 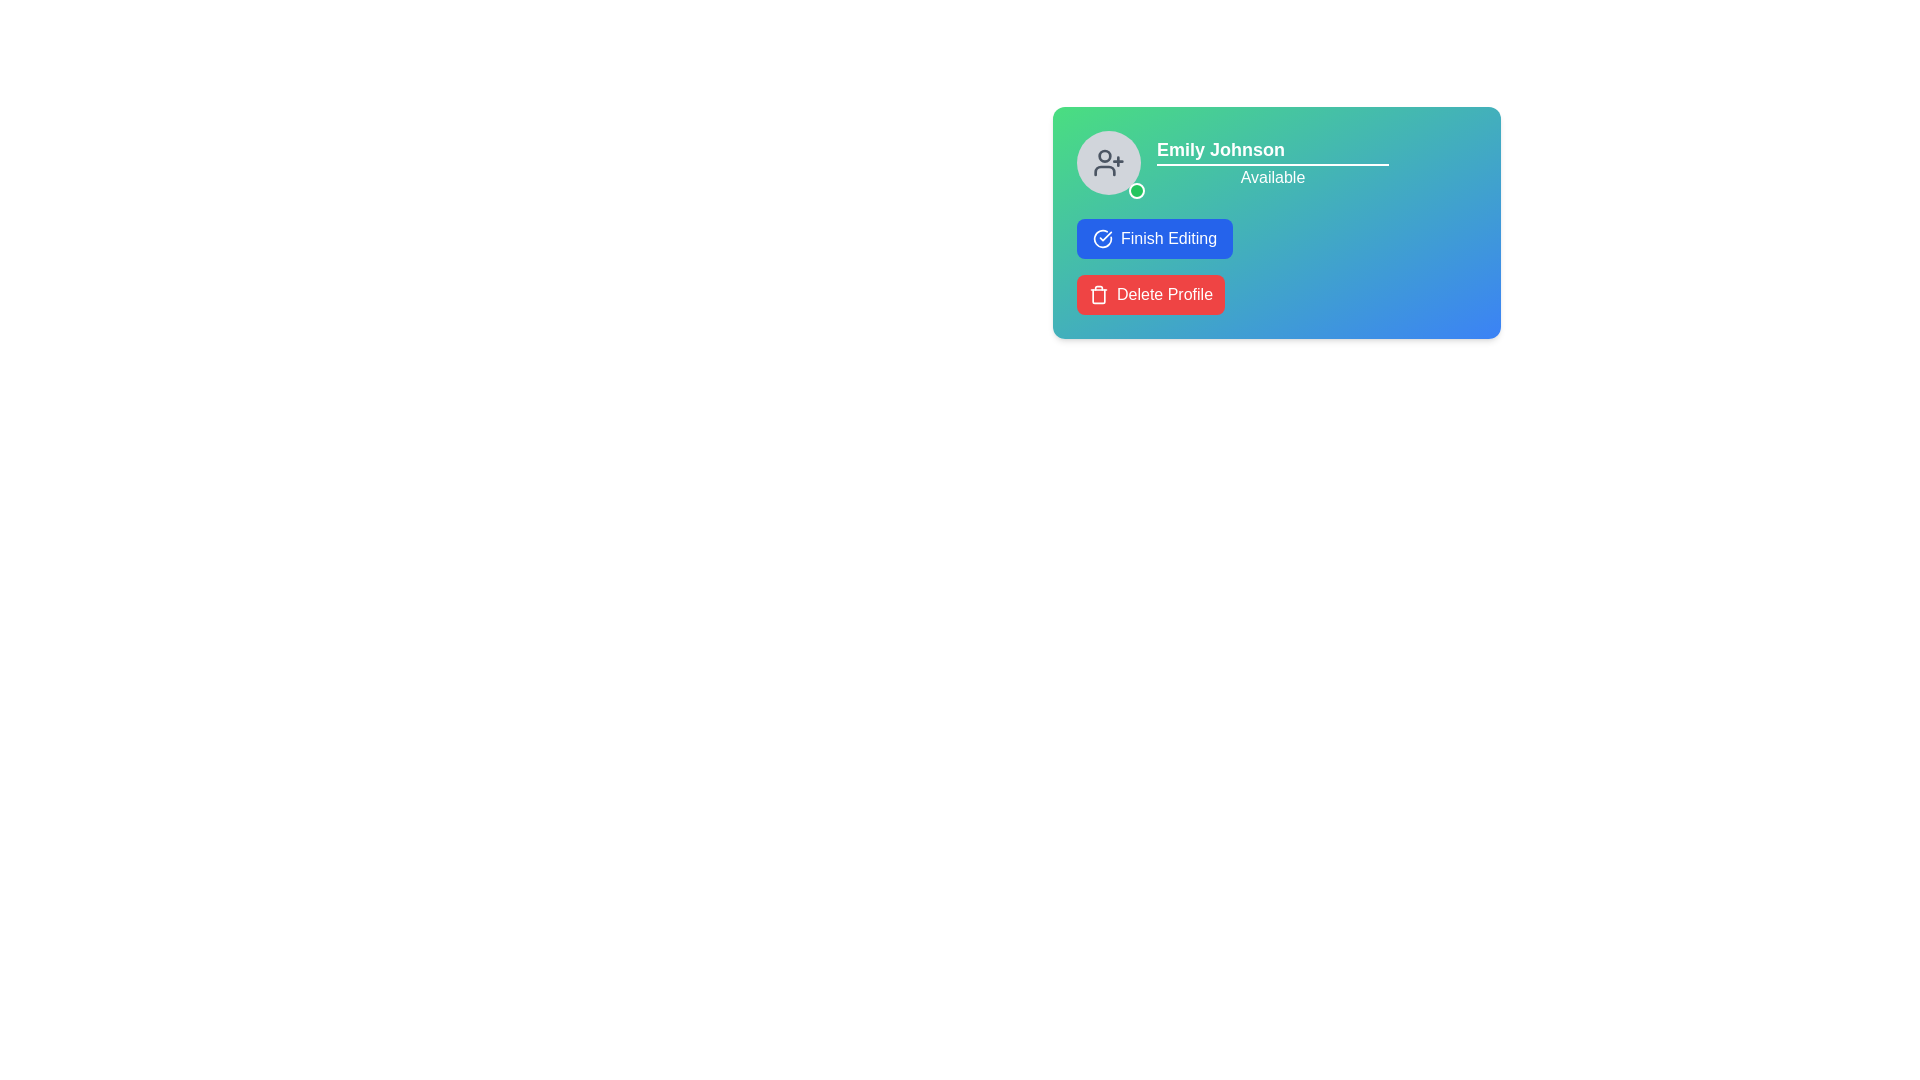 I want to click on the text input field displaying the name 'Emily Johnson', so click(x=1271, y=149).